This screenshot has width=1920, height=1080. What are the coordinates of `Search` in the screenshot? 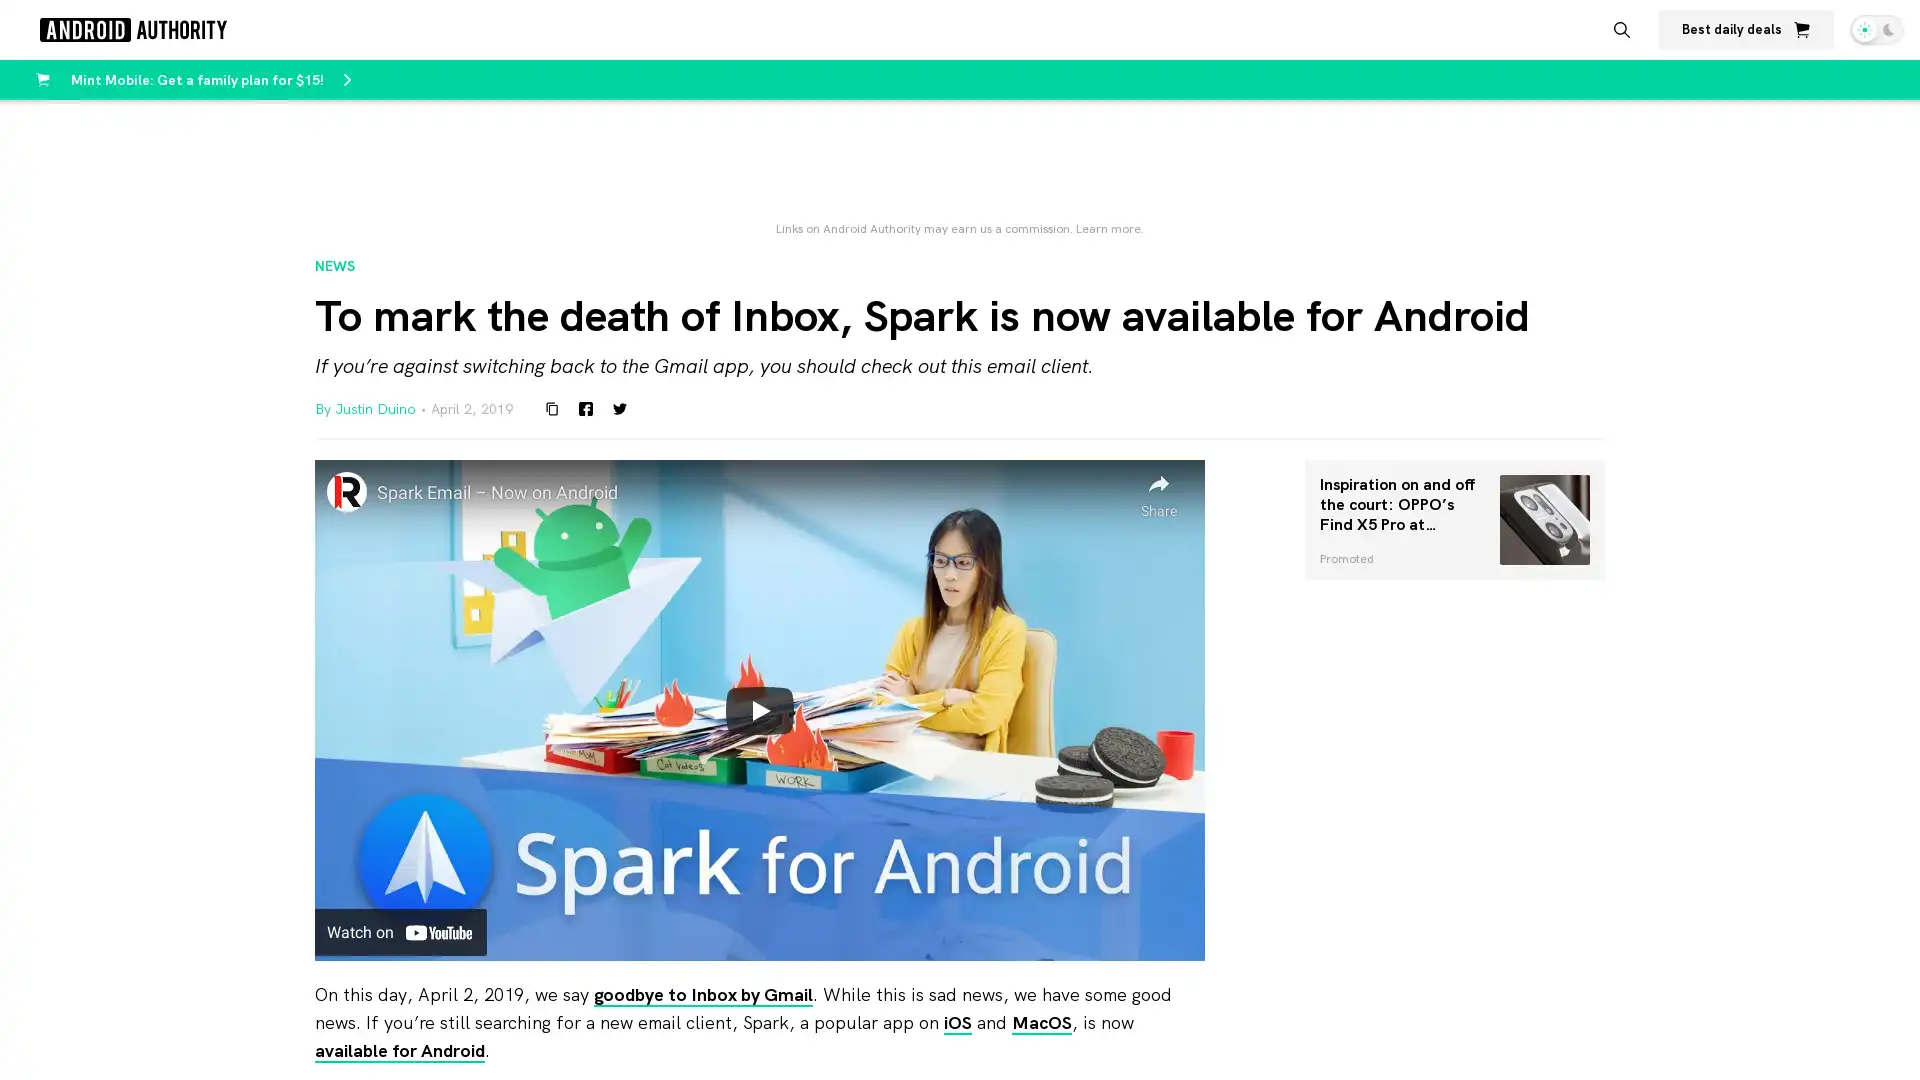 It's located at (1622, 29).